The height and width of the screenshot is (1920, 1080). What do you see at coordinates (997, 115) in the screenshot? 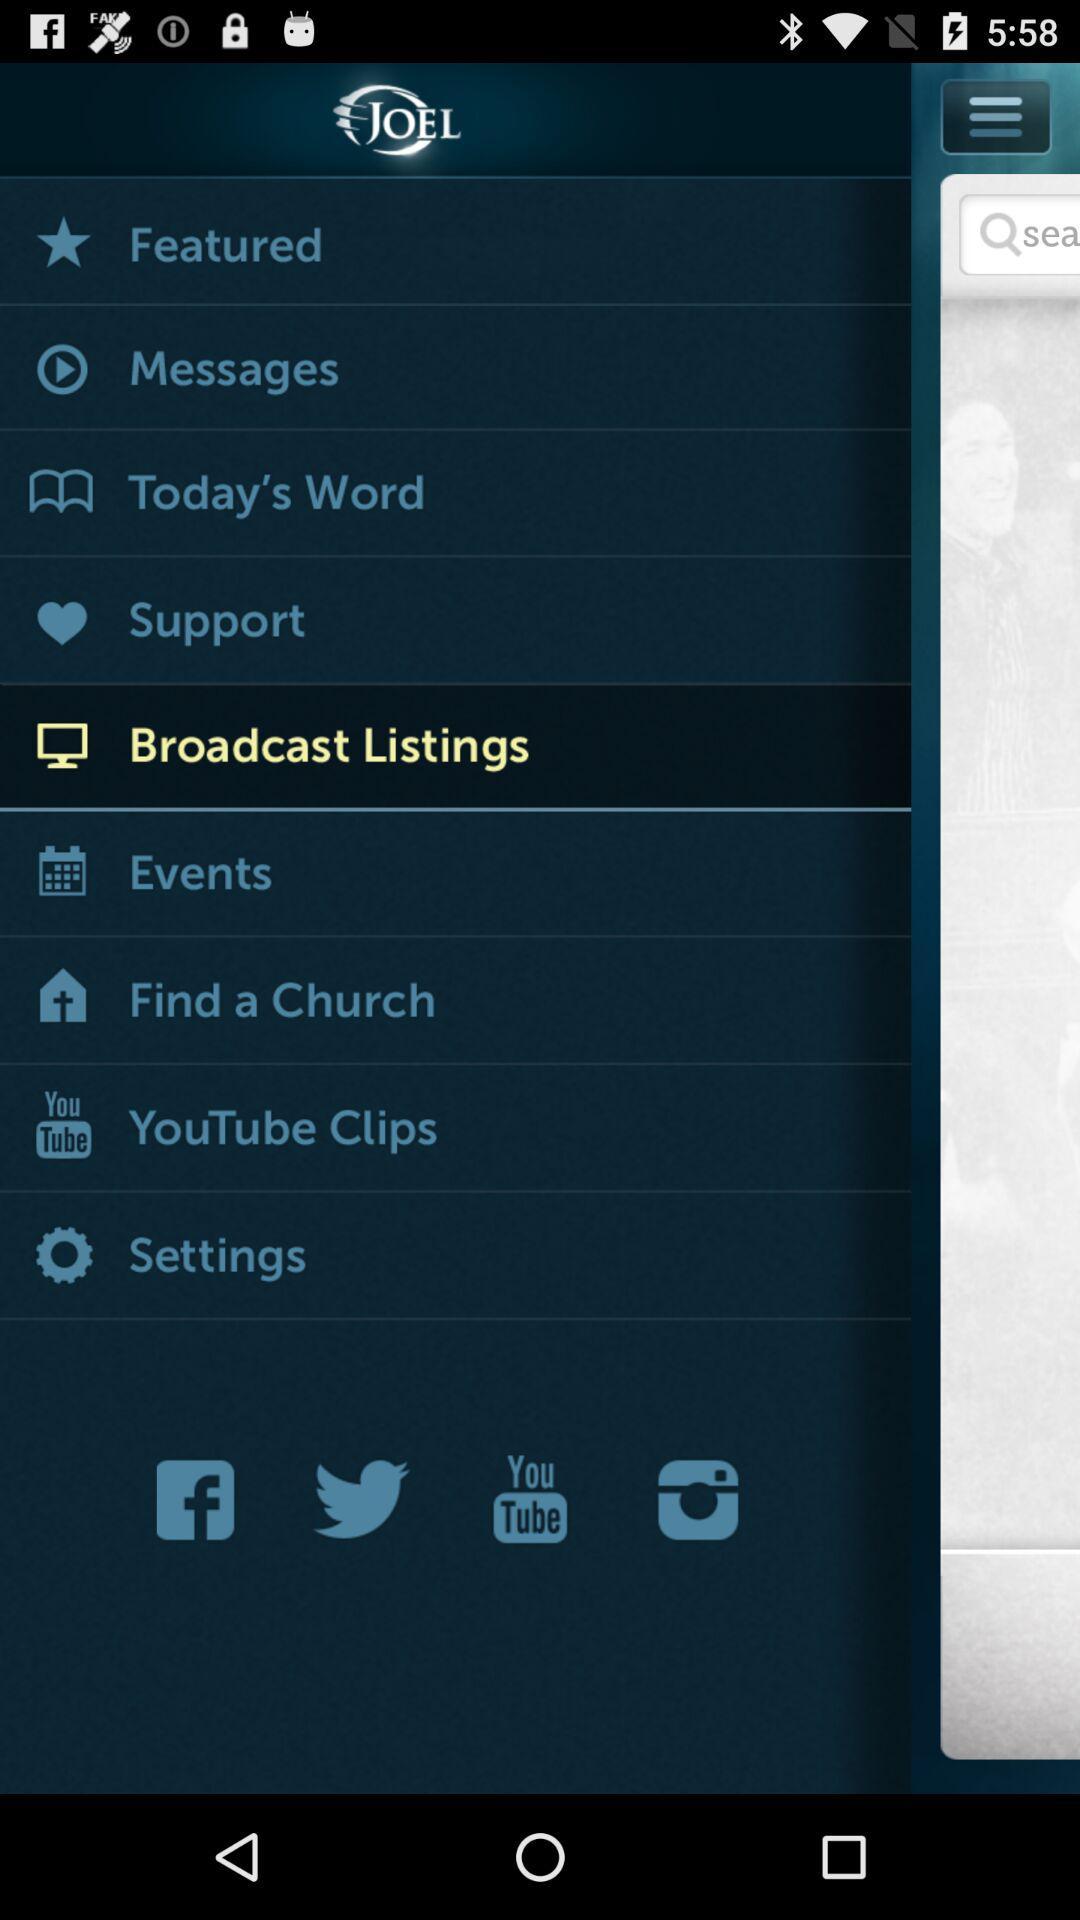
I see `tap to menu` at bounding box center [997, 115].